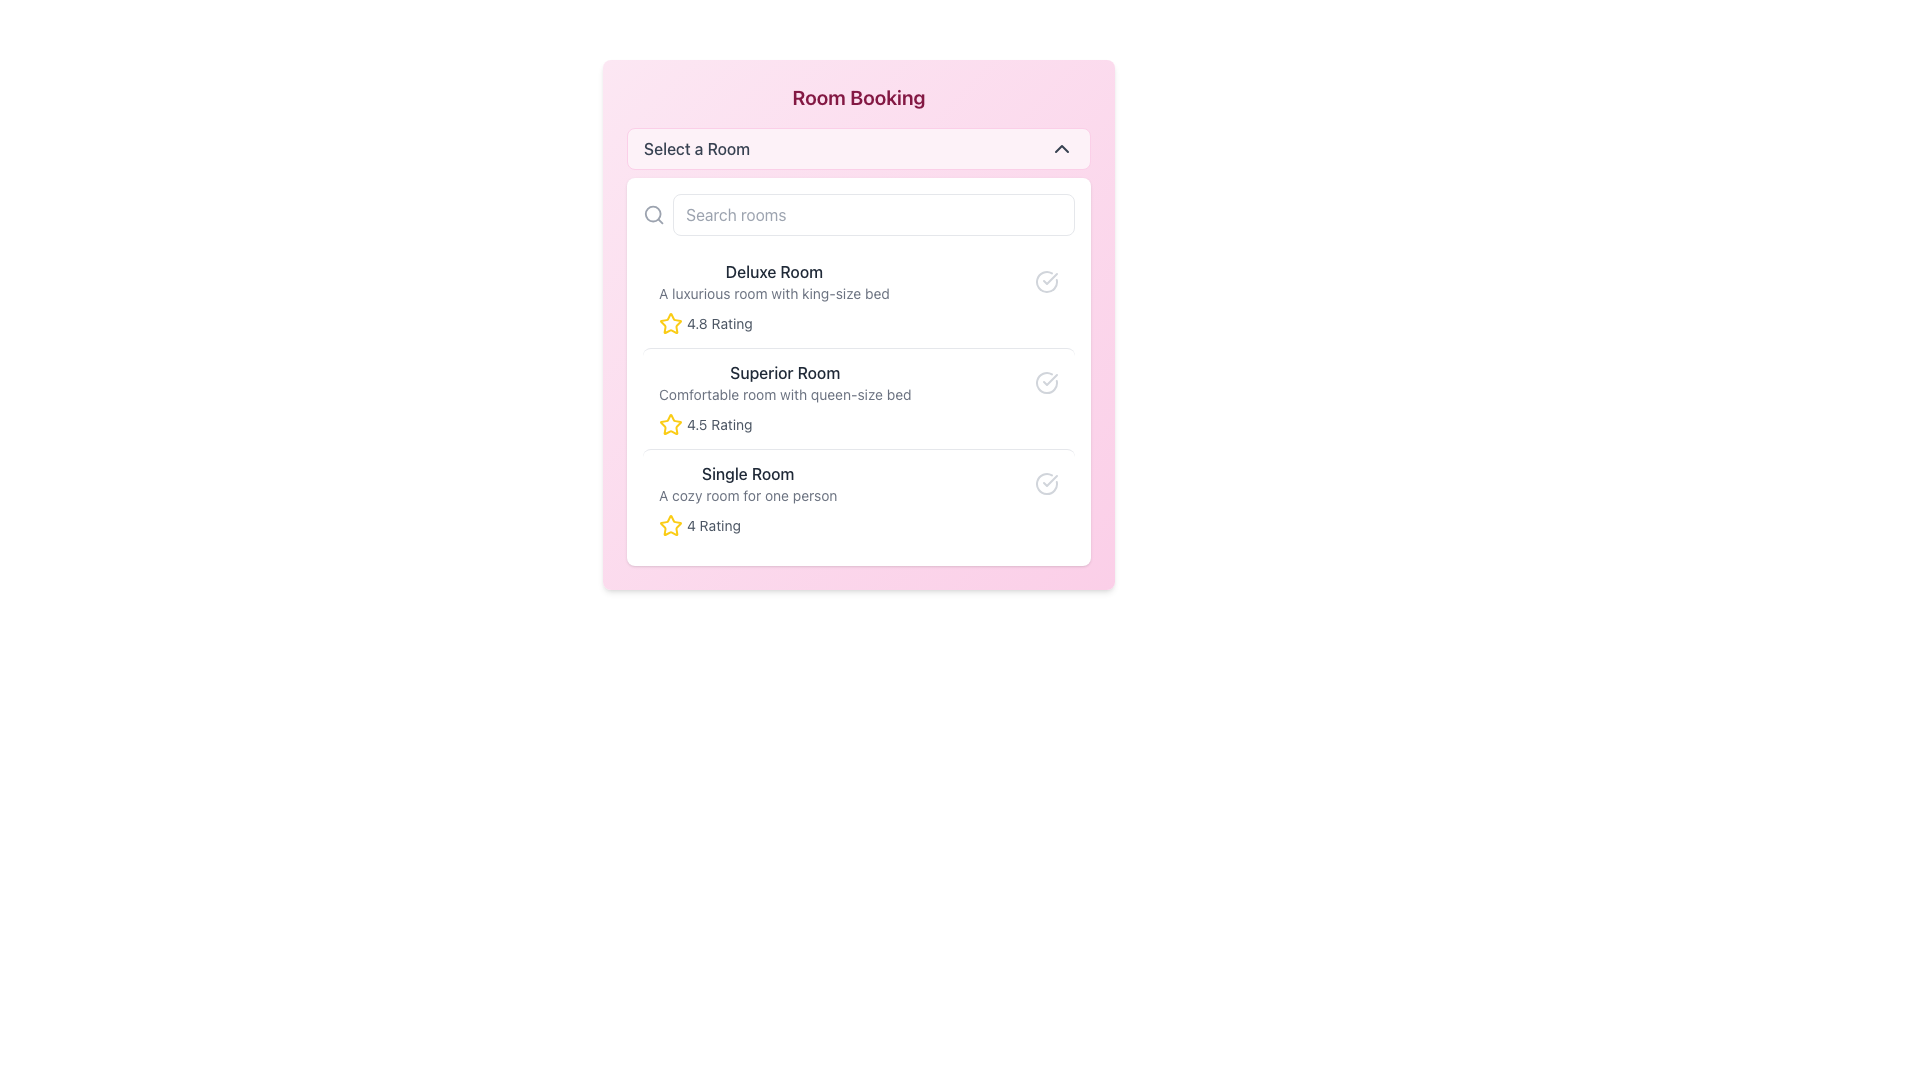 The height and width of the screenshot is (1080, 1920). I want to click on the Chevron Down icon on the rightmost side of the 'Select a Room' dropdown bar, so click(1060, 148).